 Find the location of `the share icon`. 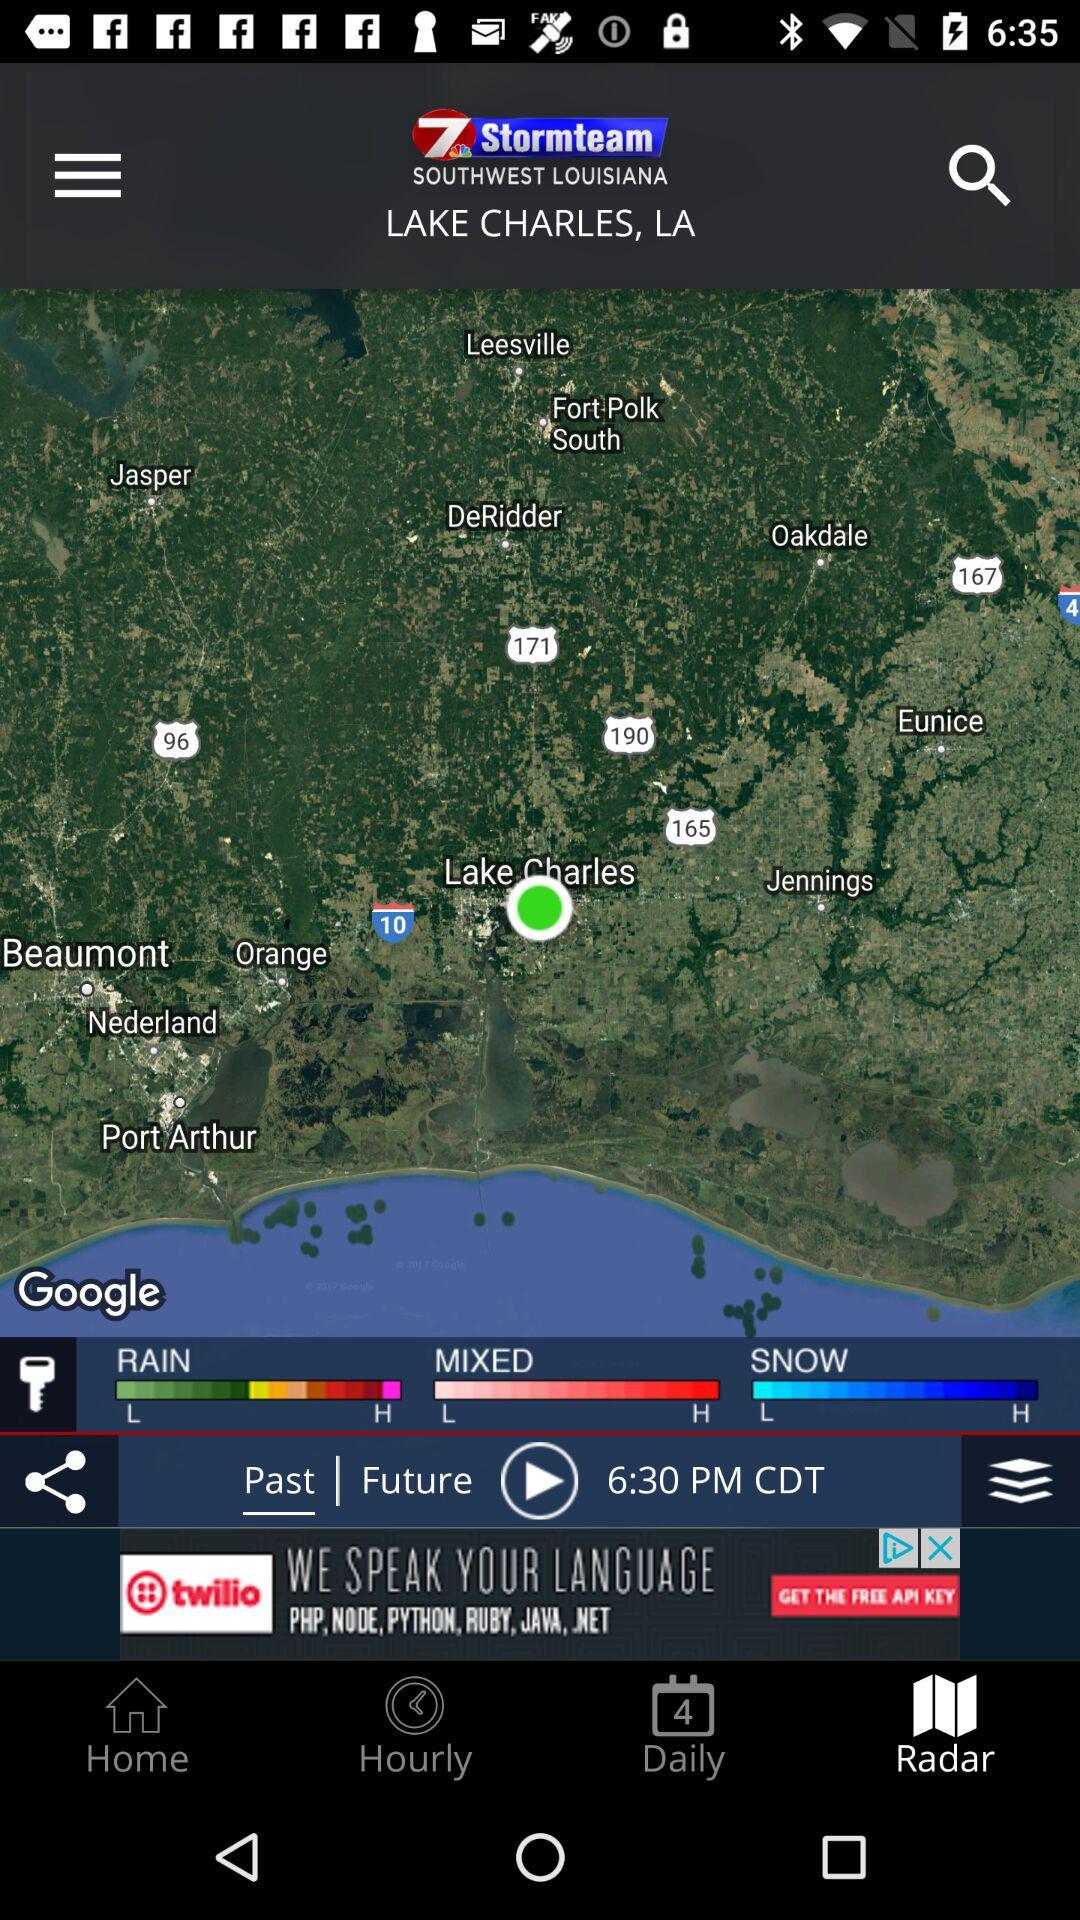

the share icon is located at coordinates (58, 1480).